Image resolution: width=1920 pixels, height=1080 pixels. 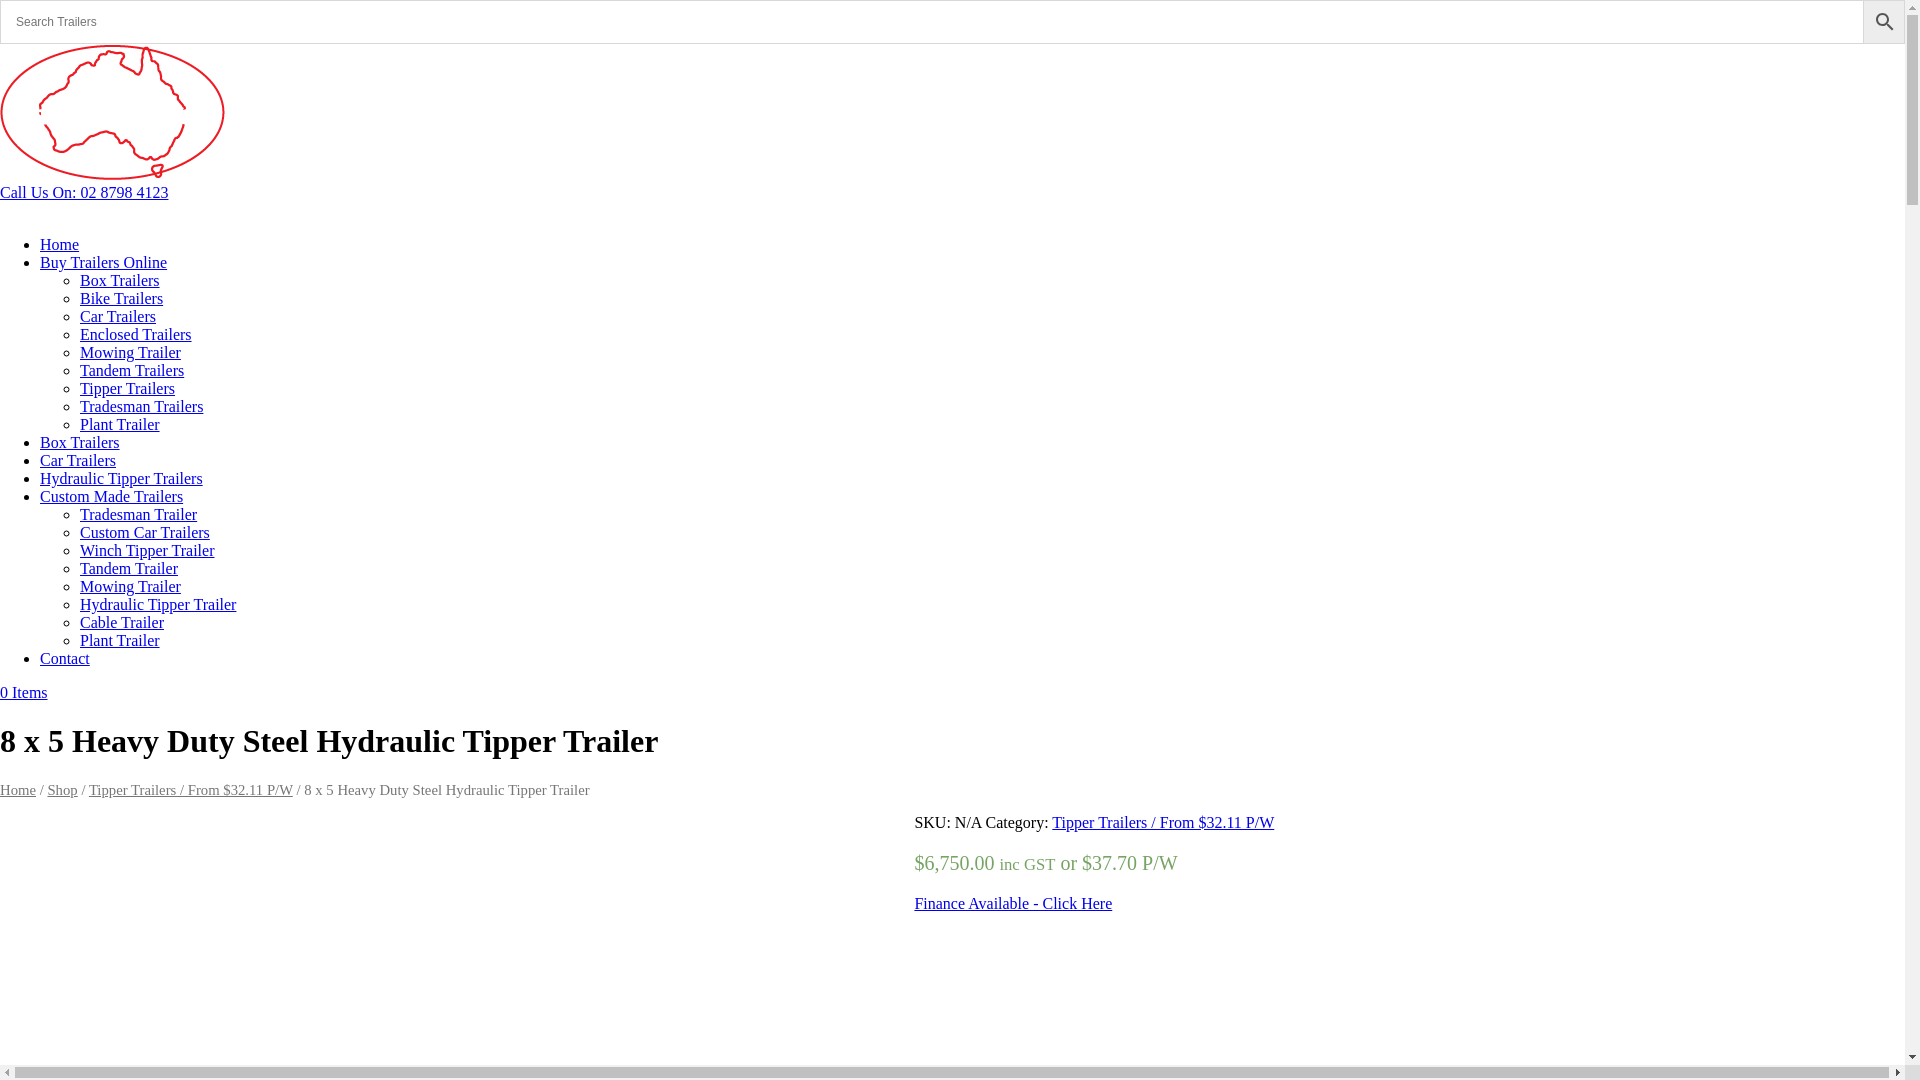 I want to click on 'Cable Trailer', so click(x=80, y=621).